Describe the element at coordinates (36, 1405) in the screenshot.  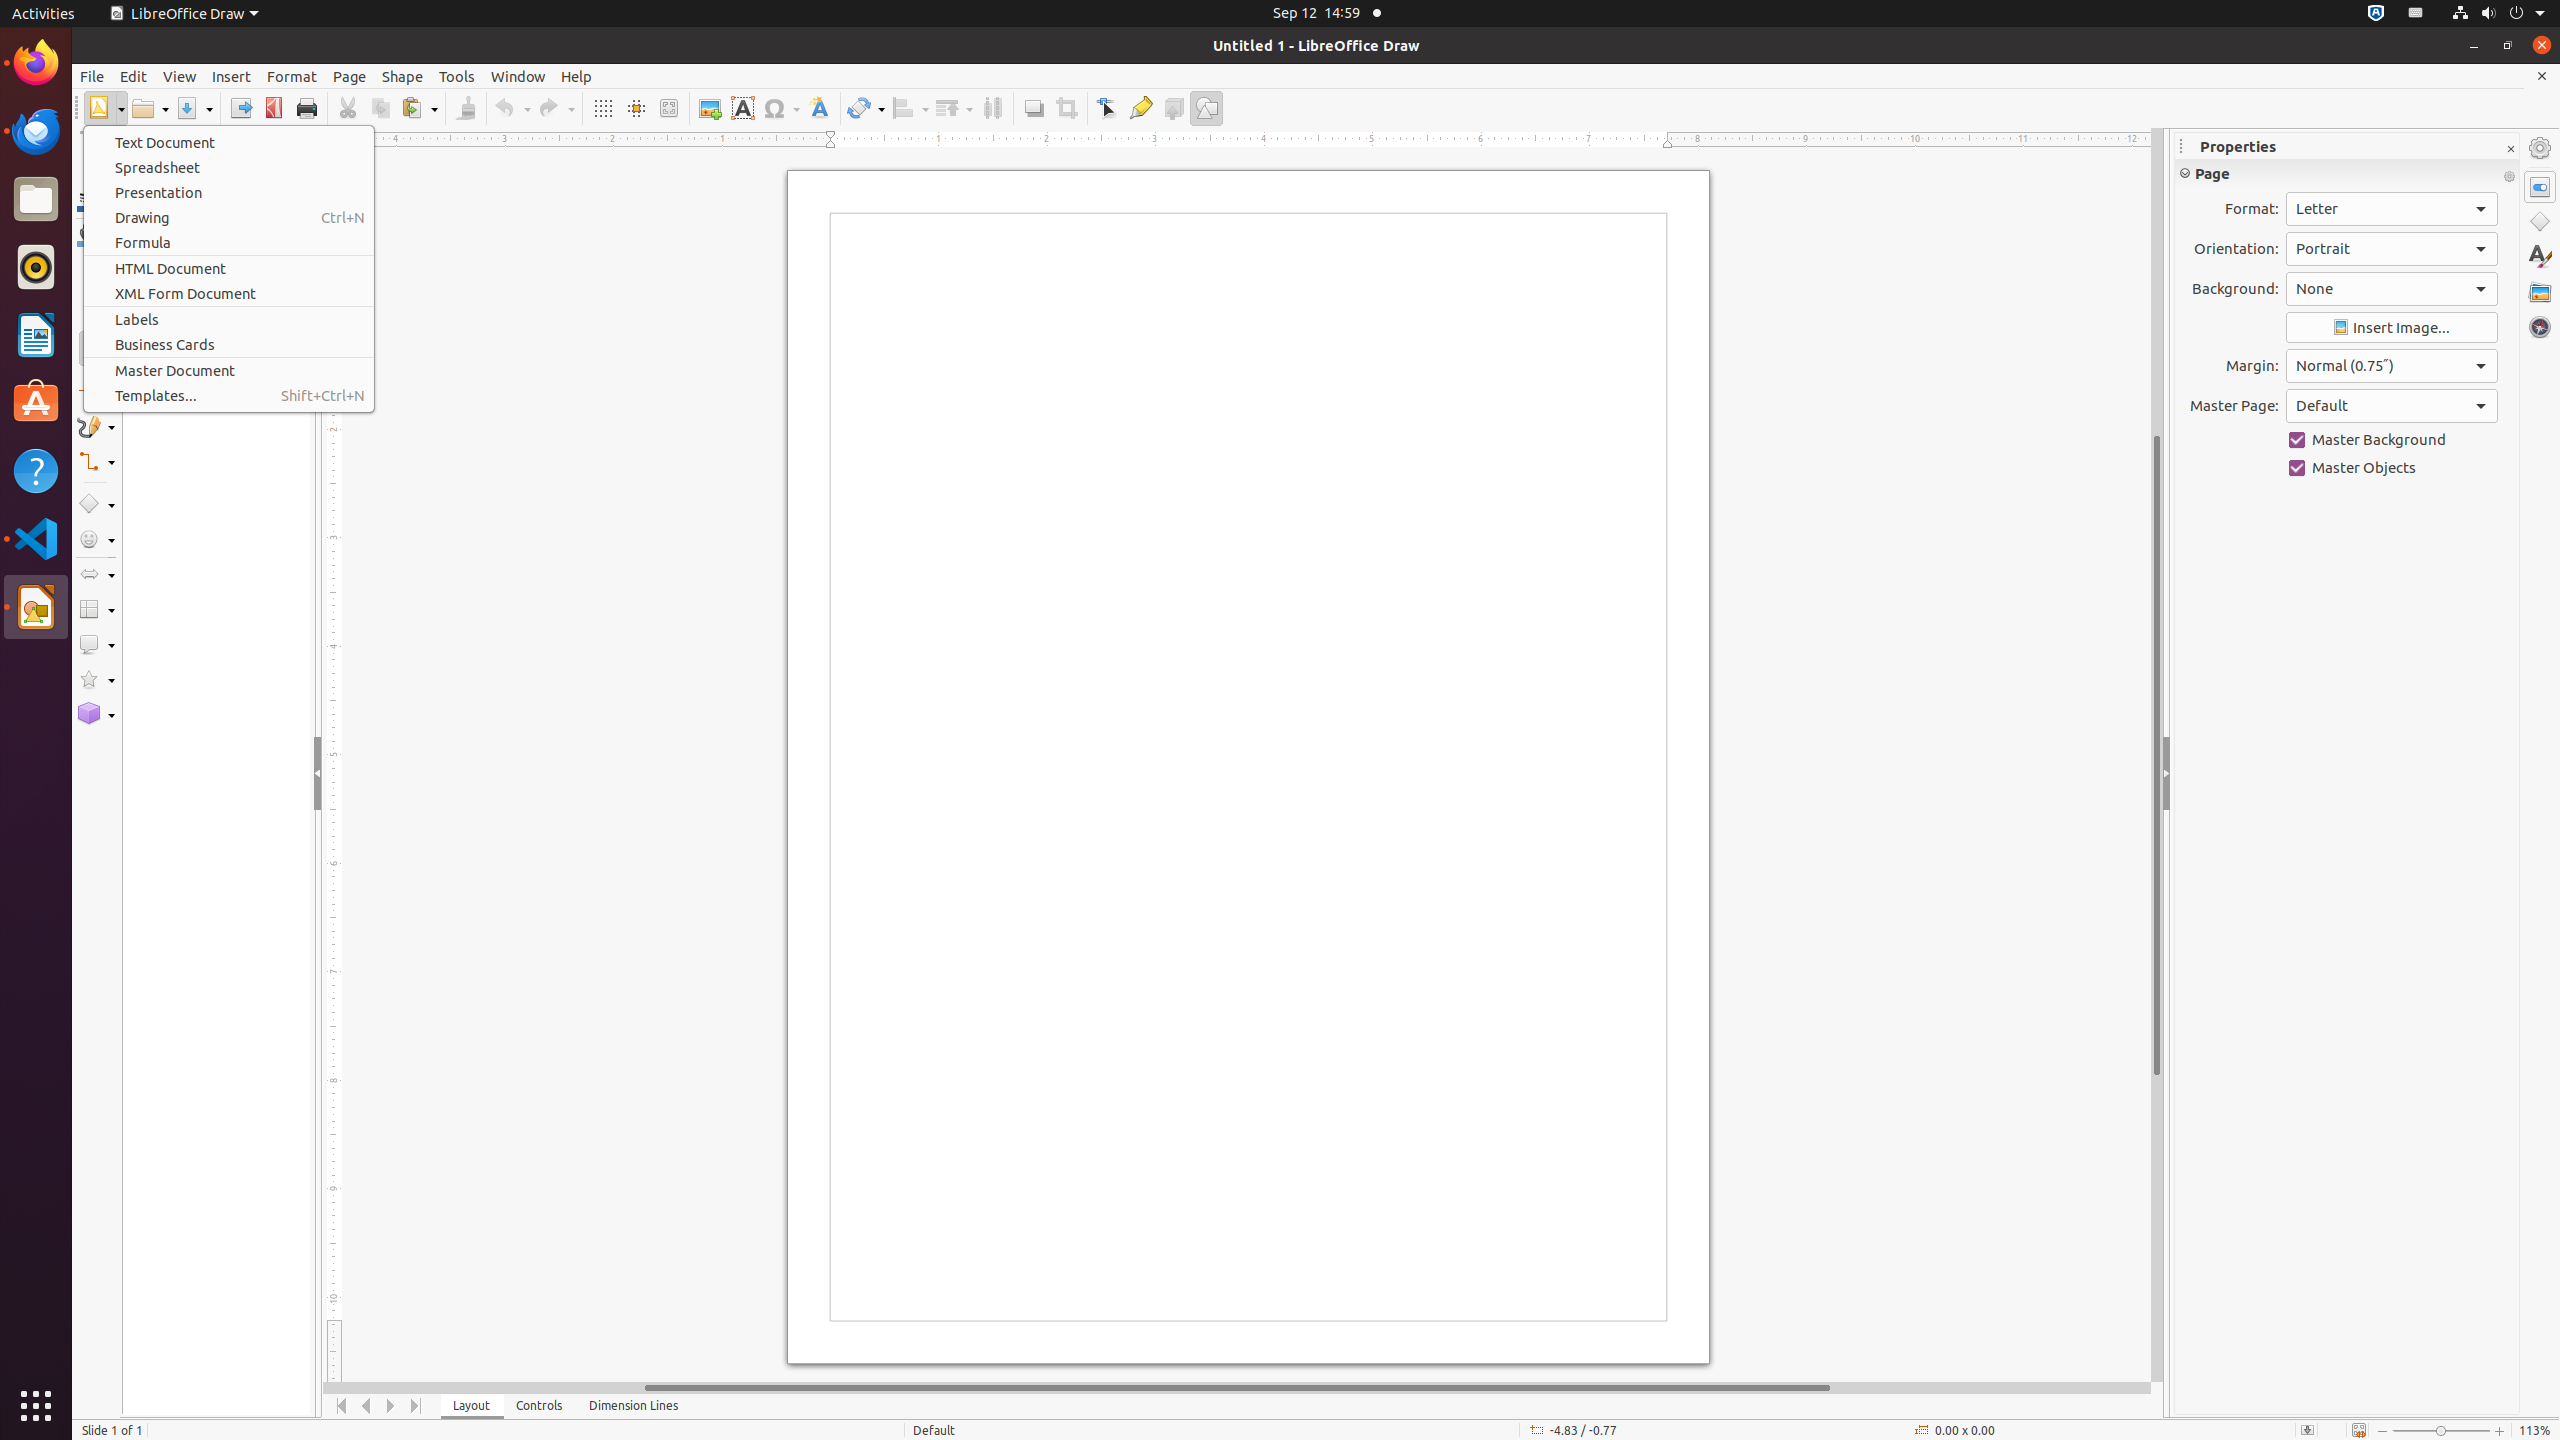
I see `'Show Applications'` at that location.